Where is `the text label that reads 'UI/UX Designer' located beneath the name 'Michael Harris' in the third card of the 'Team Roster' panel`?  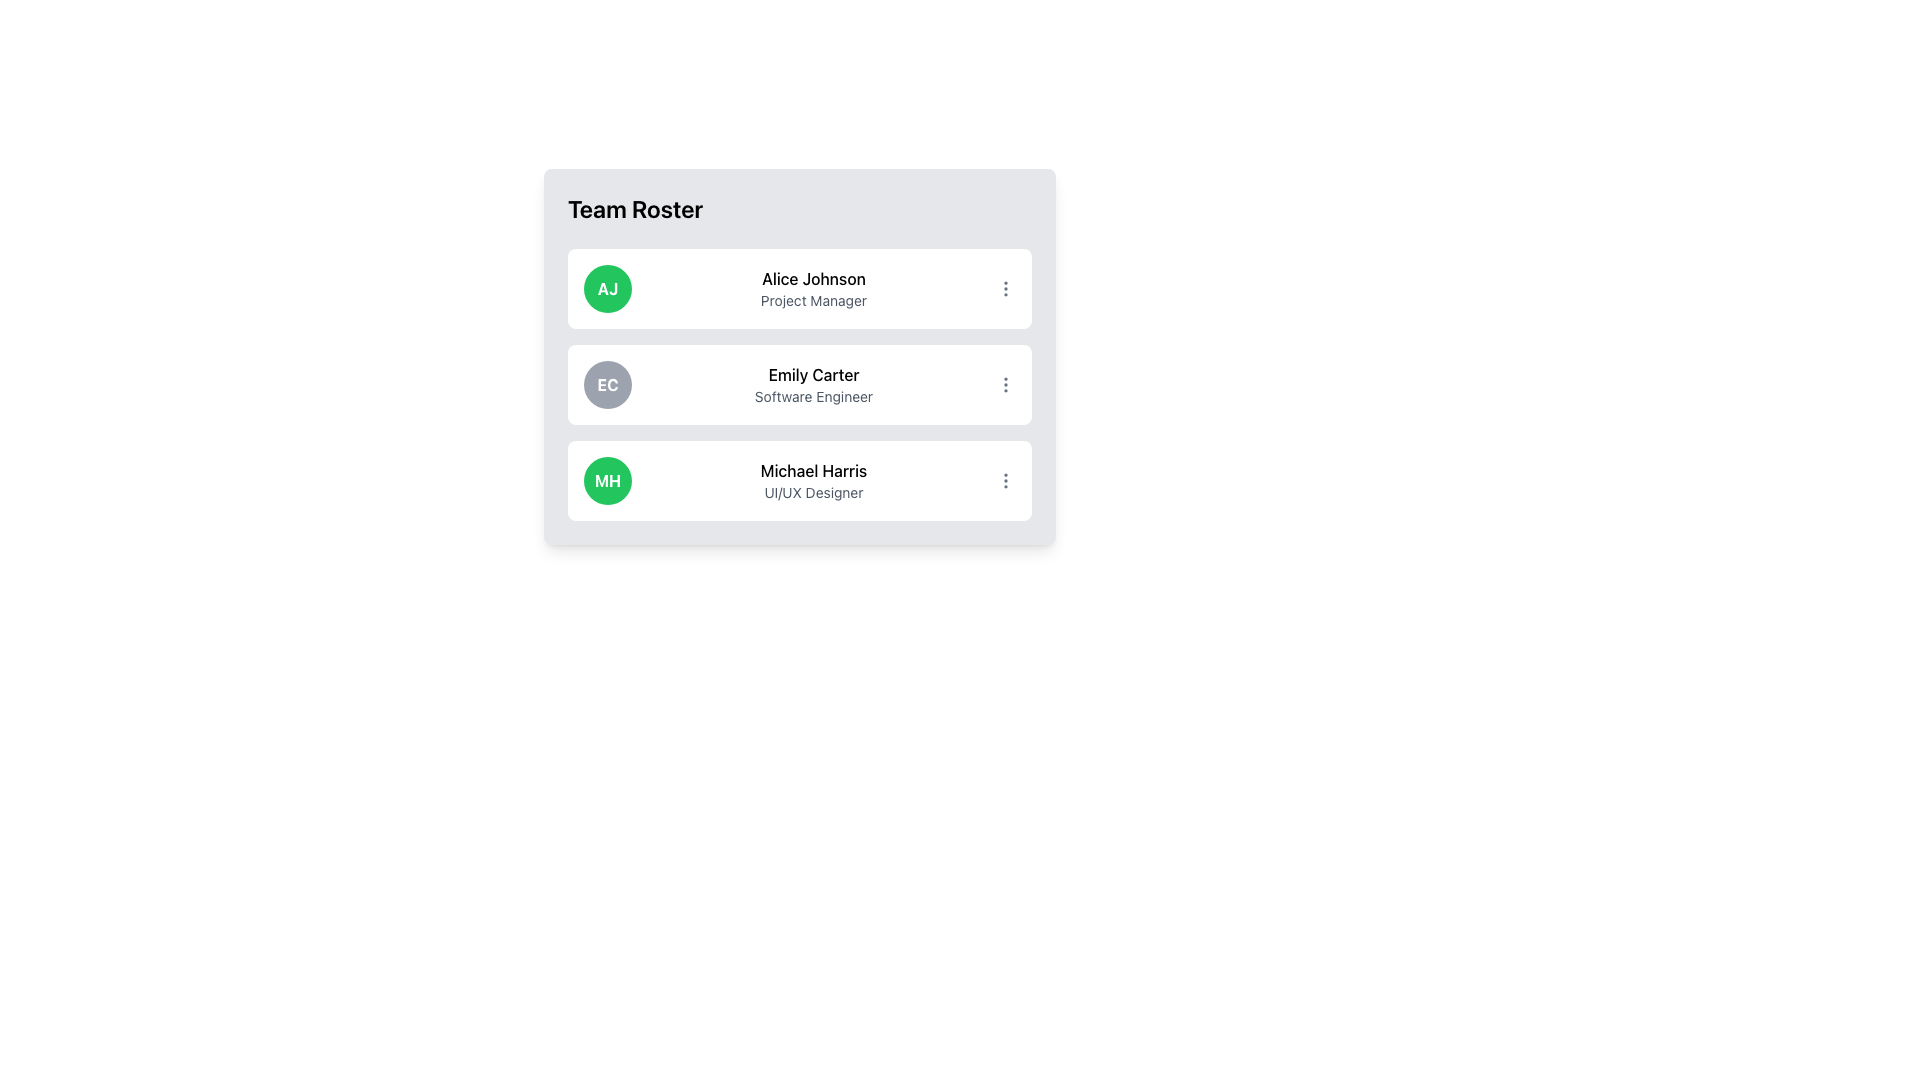 the text label that reads 'UI/UX Designer' located beneath the name 'Michael Harris' in the third card of the 'Team Roster' panel is located at coordinates (814, 493).